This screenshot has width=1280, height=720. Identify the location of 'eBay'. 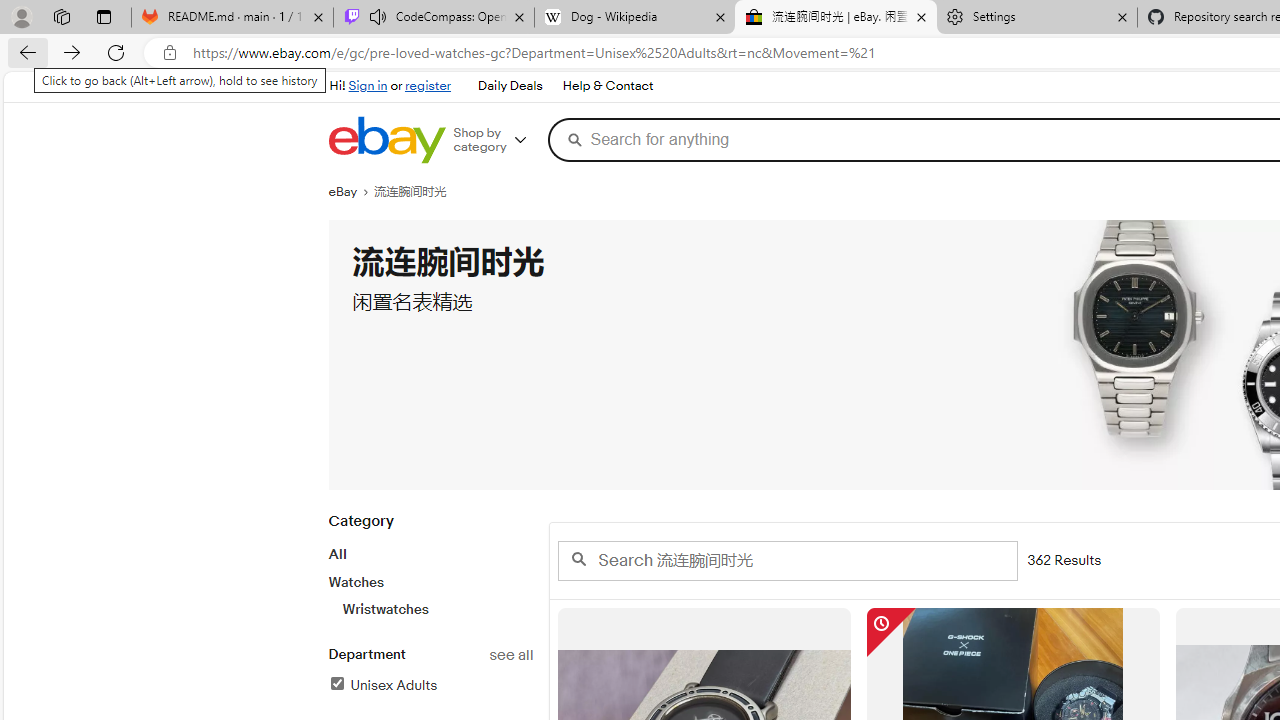
(351, 191).